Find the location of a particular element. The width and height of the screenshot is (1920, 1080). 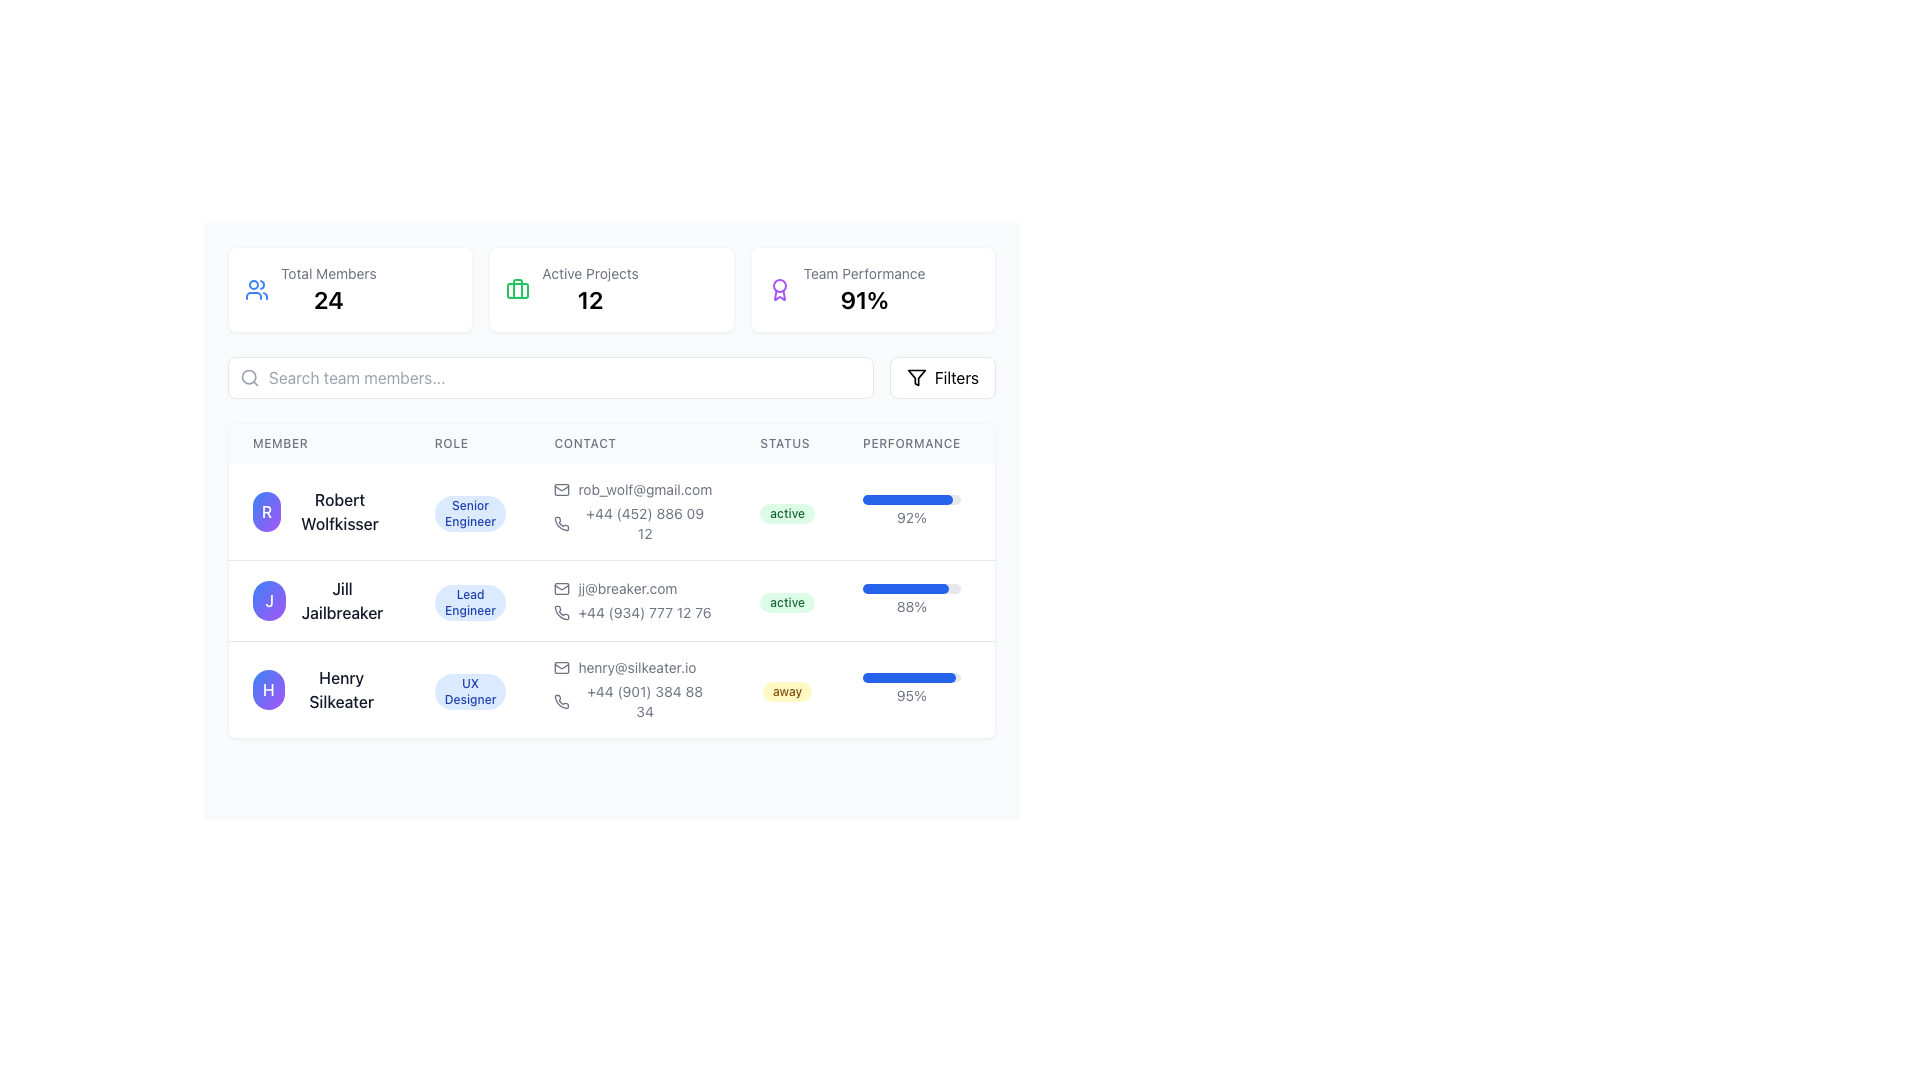

the third data row is located at coordinates (659, 688).